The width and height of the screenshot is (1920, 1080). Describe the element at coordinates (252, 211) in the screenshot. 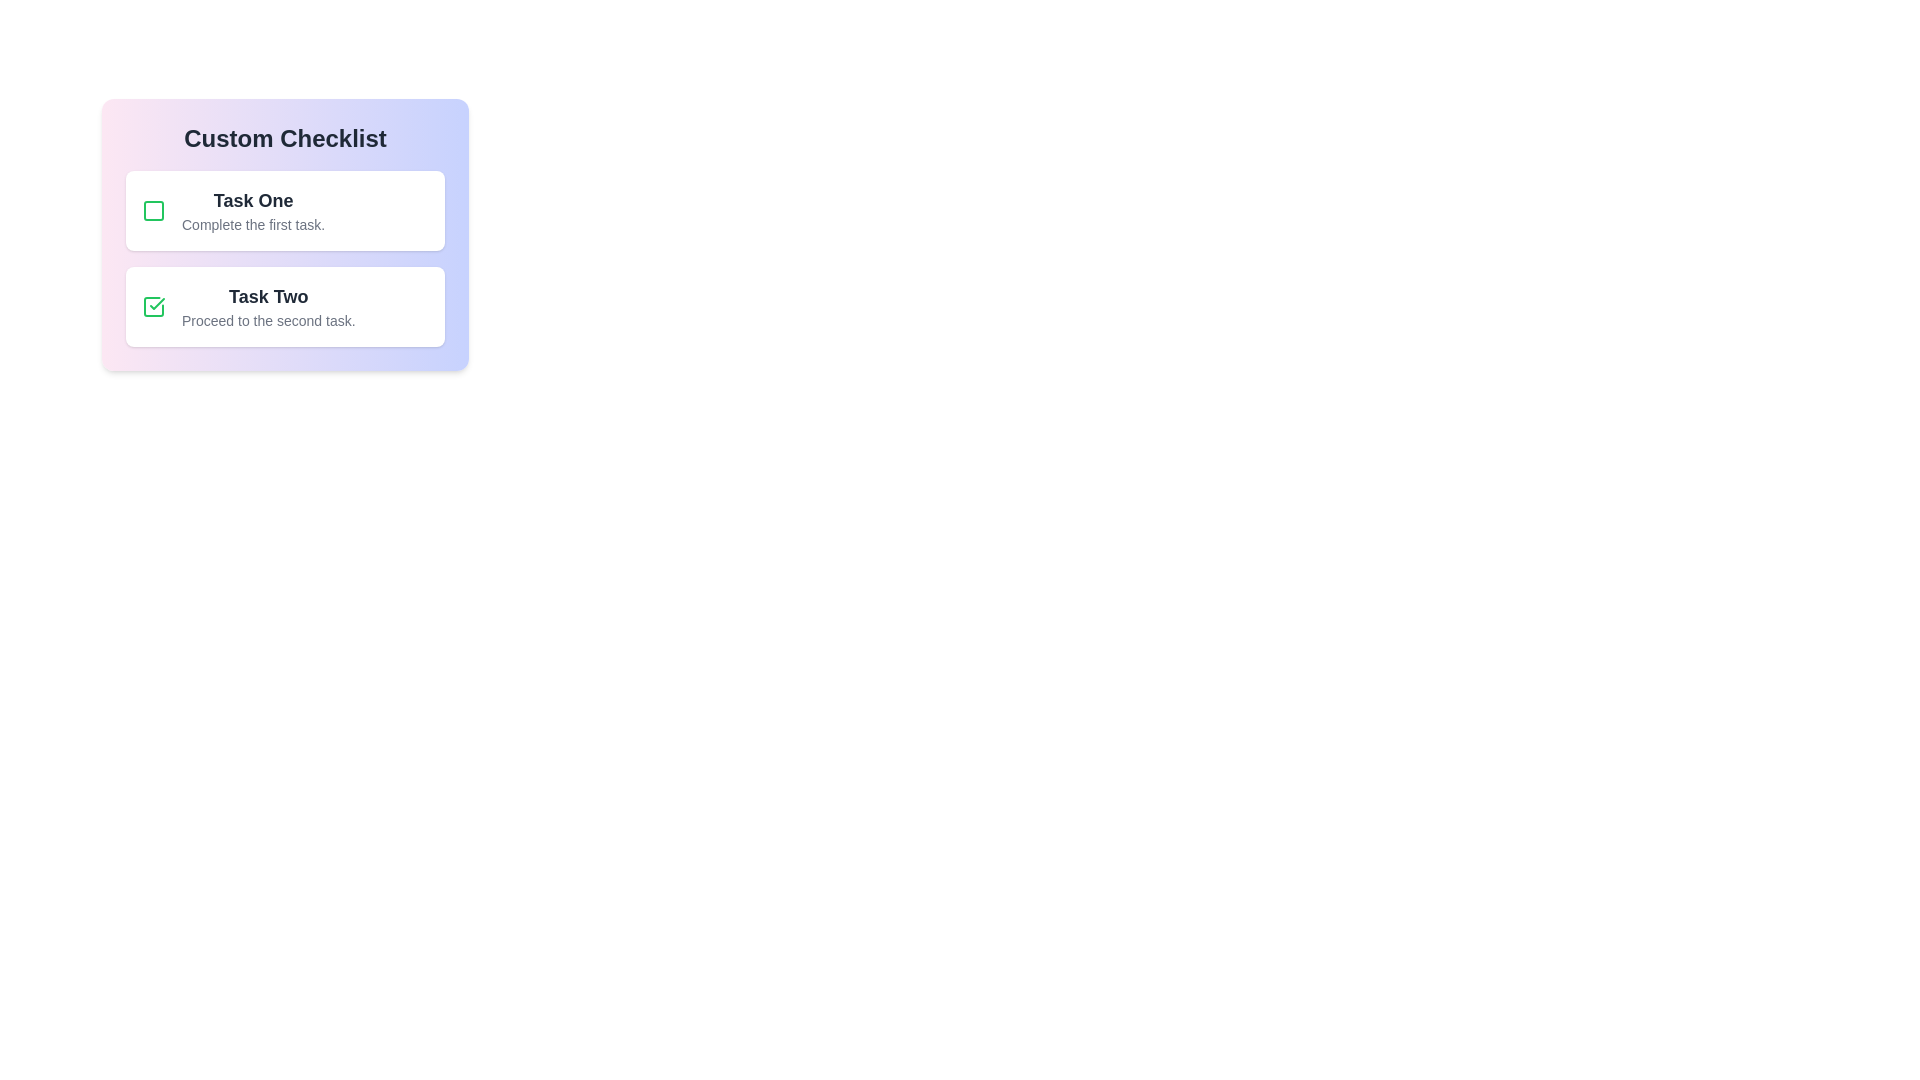

I see `text content displayed for the first task in the 'Custom Checklist', which is located to the right of the corresponding checkbox icon` at that location.